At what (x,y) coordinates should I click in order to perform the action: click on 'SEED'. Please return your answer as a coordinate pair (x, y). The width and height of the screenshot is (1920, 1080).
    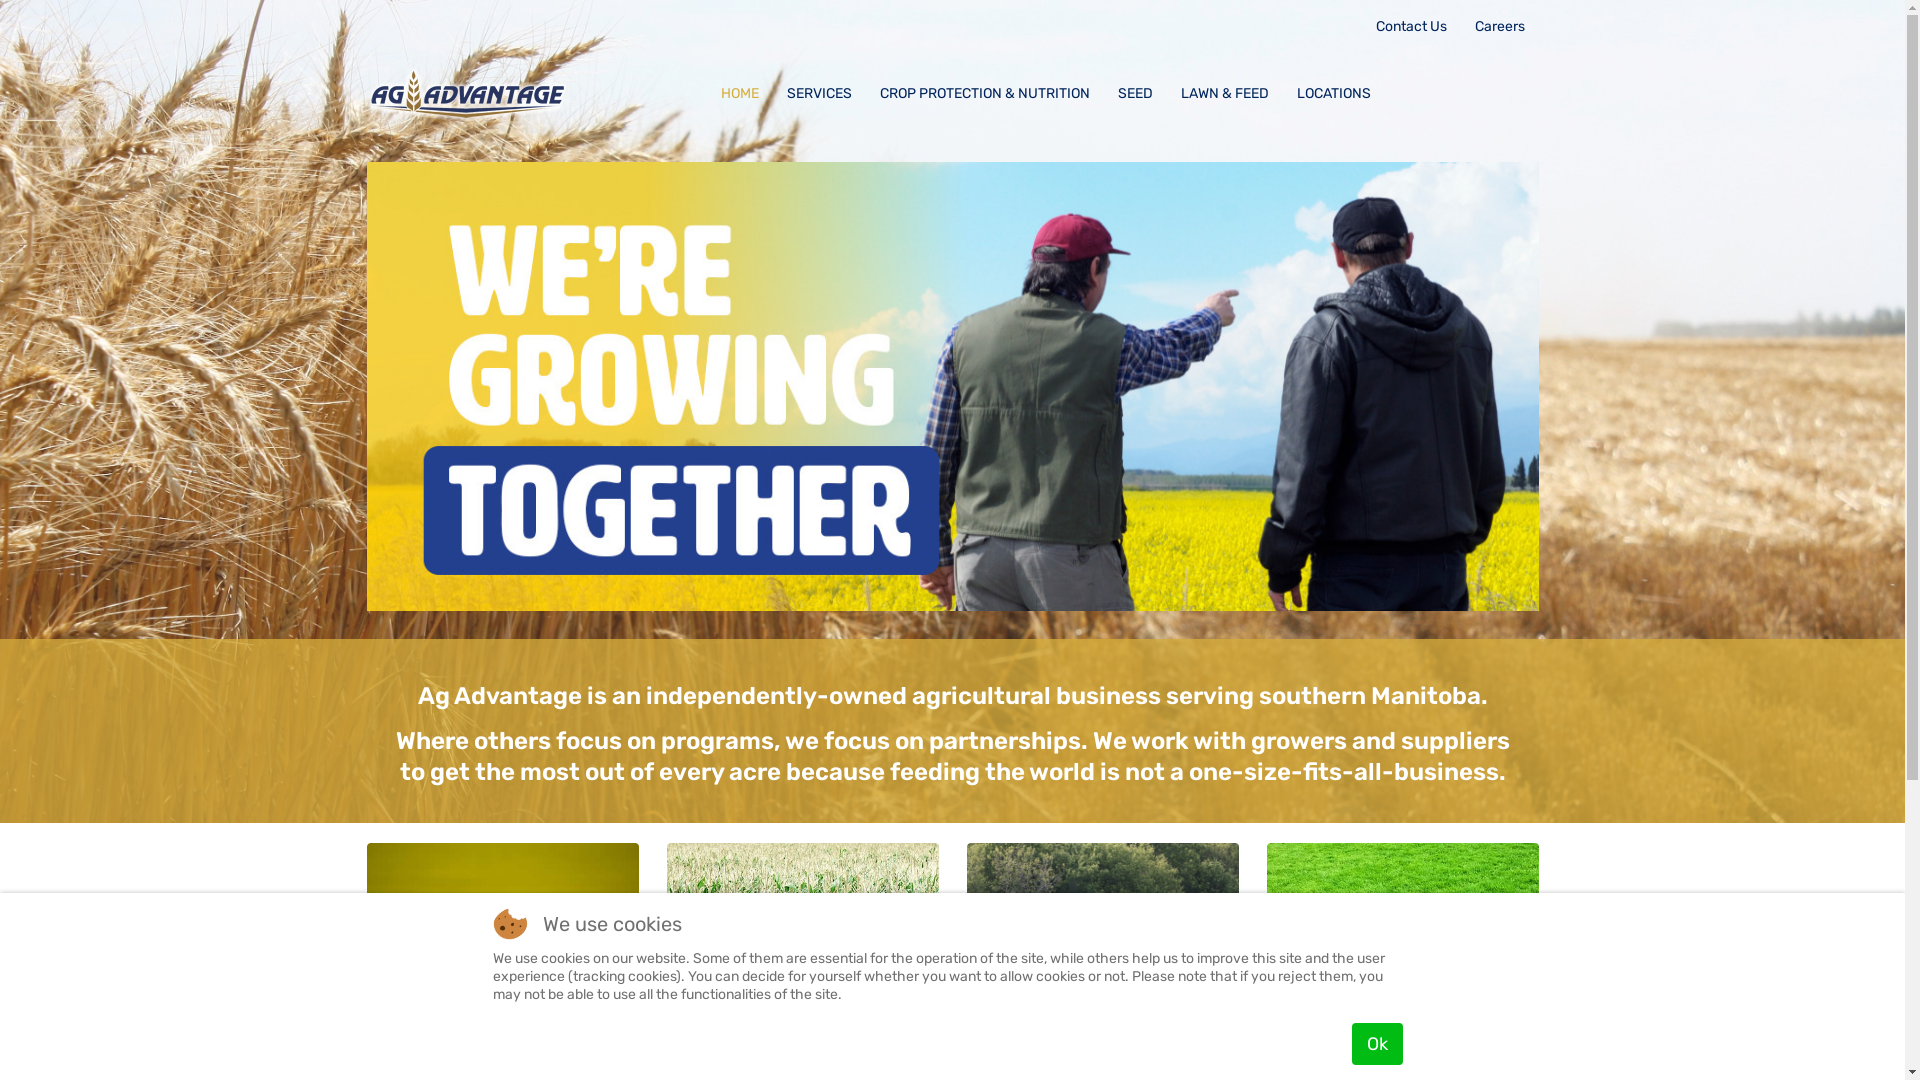
    Looking at the image, I should click on (1135, 93).